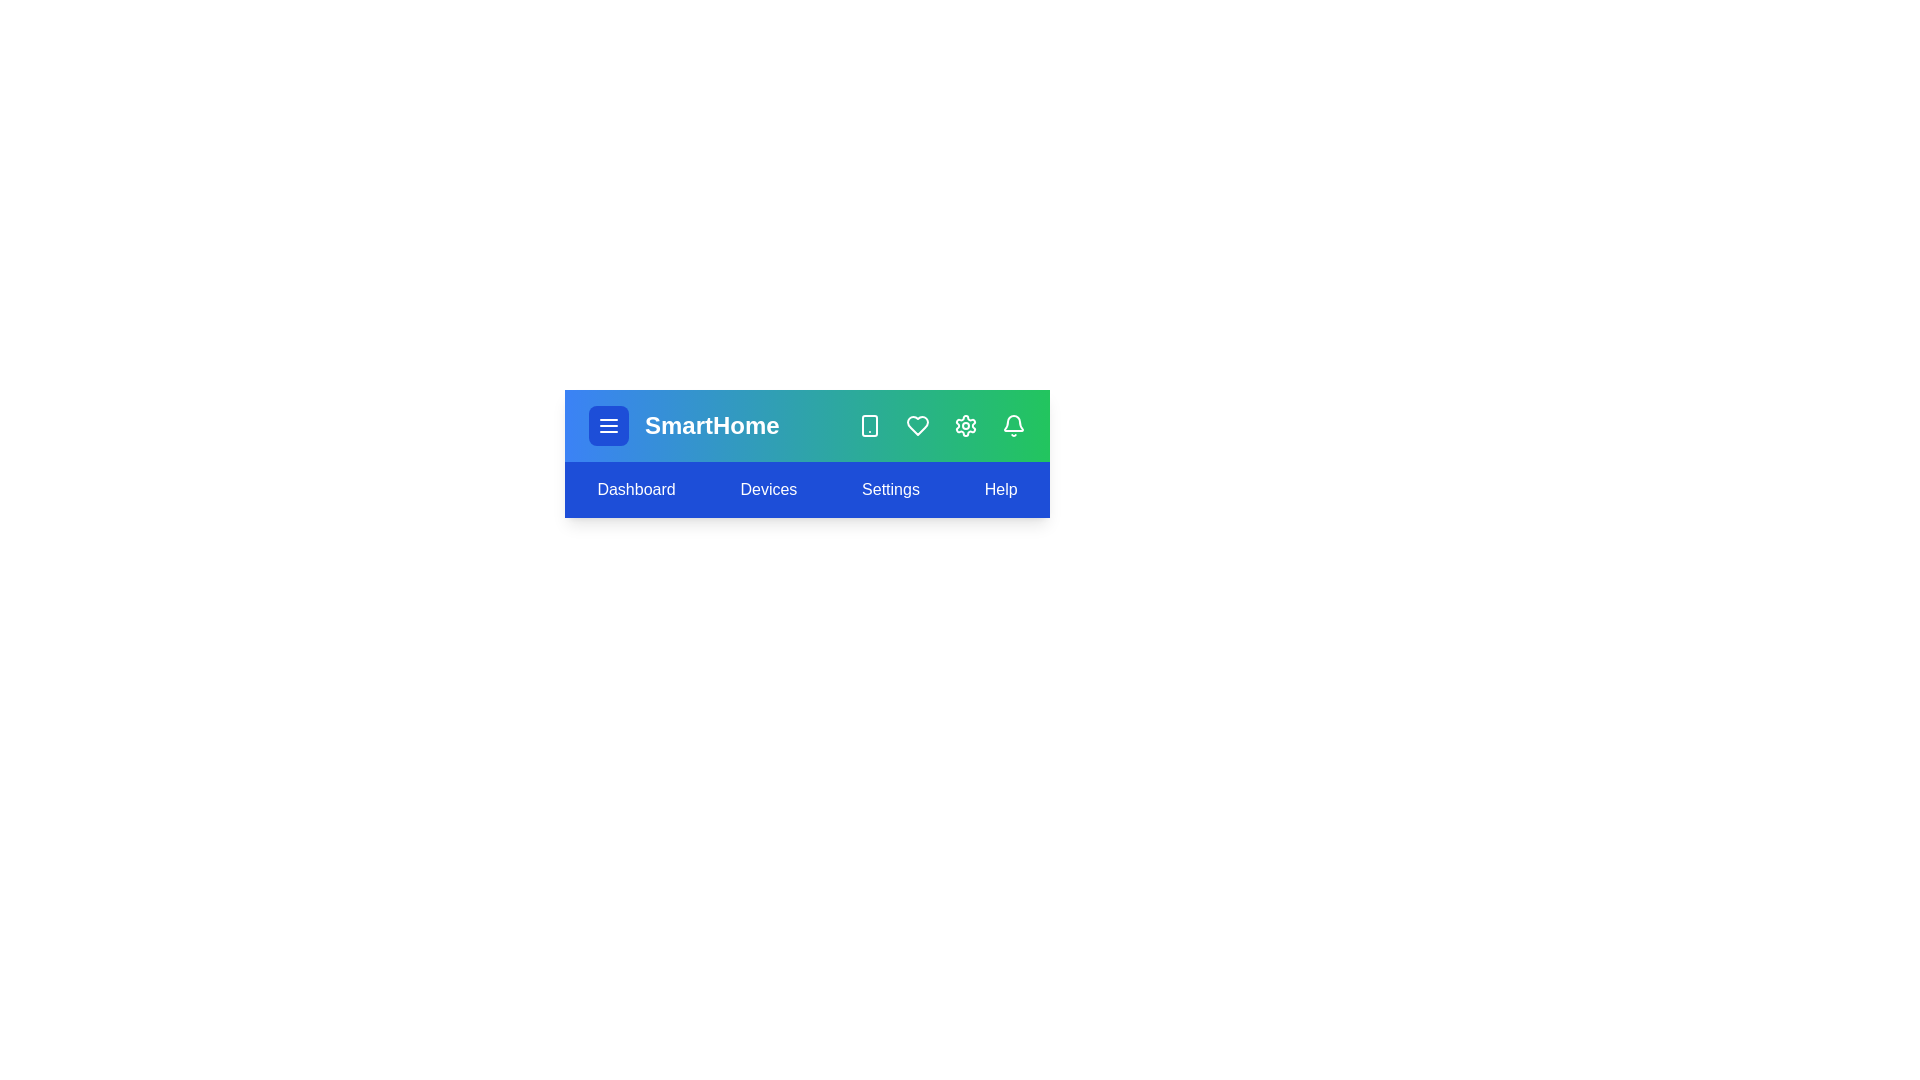 This screenshot has height=1080, width=1920. I want to click on the 'Heart' icon in the SmartHomeAppBar, so click(916, 424).